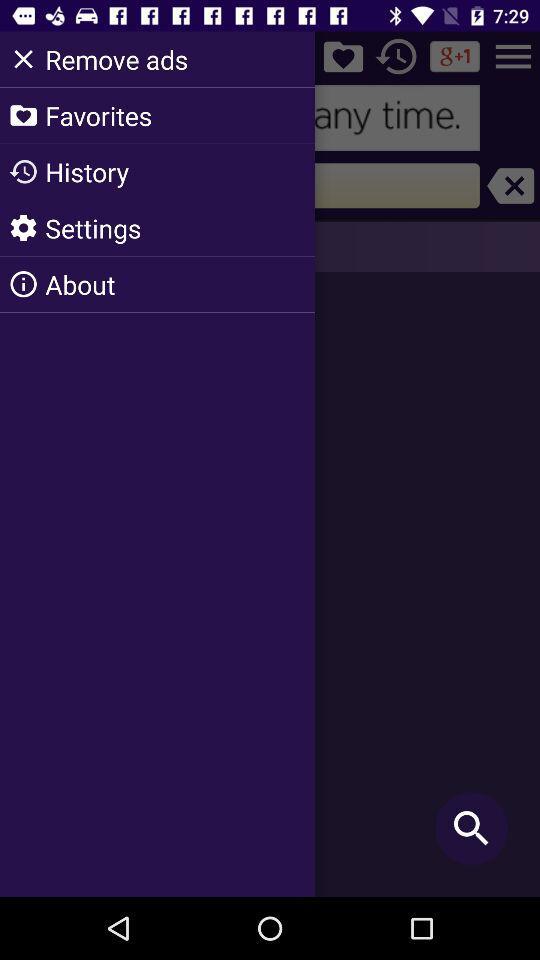 This screenshot has width=540, height=960. I want to click on the close icon, so click(510, 185).